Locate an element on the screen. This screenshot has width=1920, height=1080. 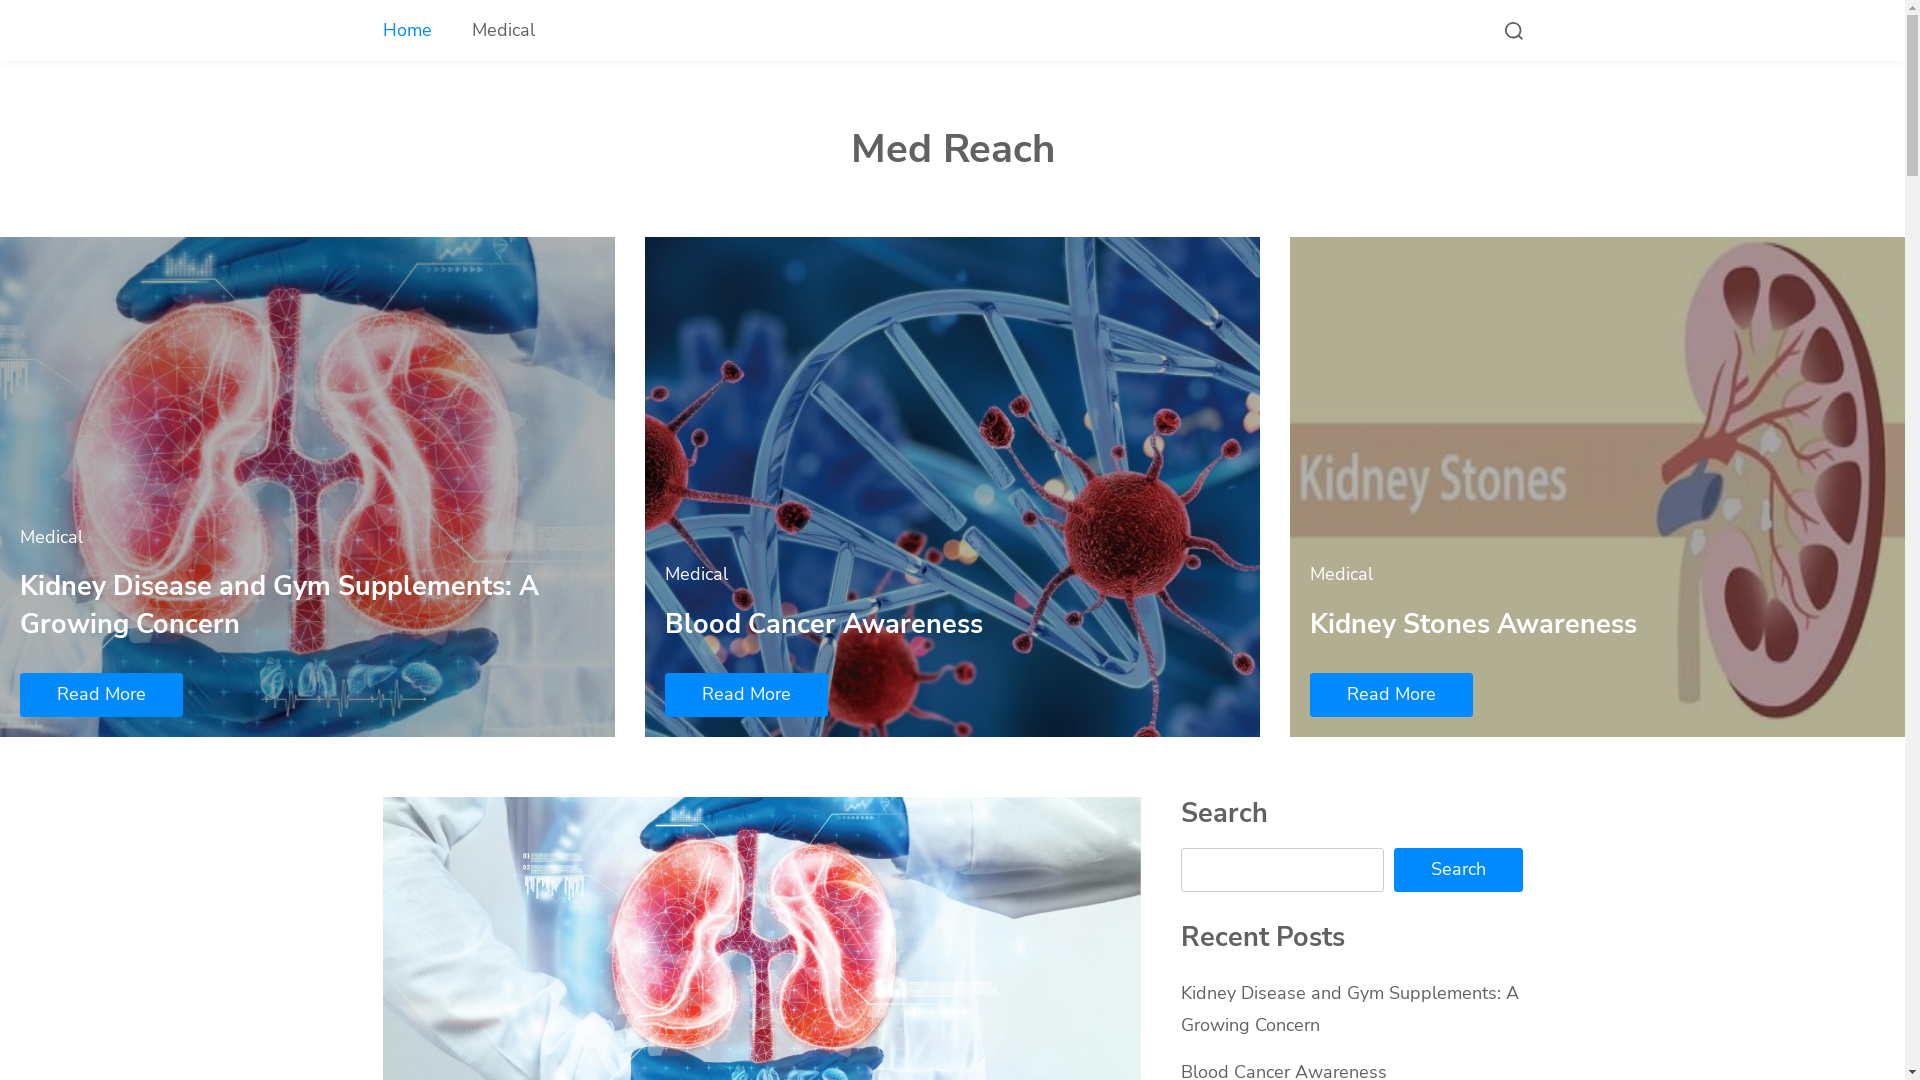
'Home' is located at coordinates (405, 30).